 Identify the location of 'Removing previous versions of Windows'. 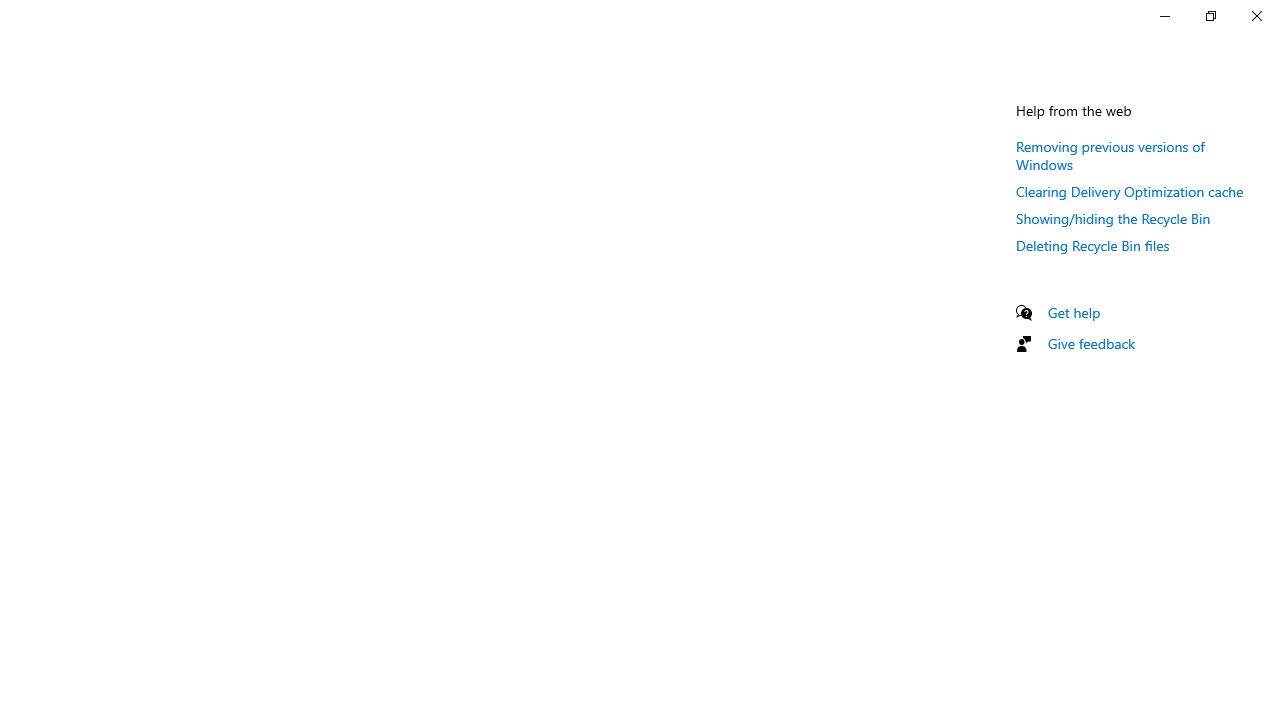
(1109, 154).